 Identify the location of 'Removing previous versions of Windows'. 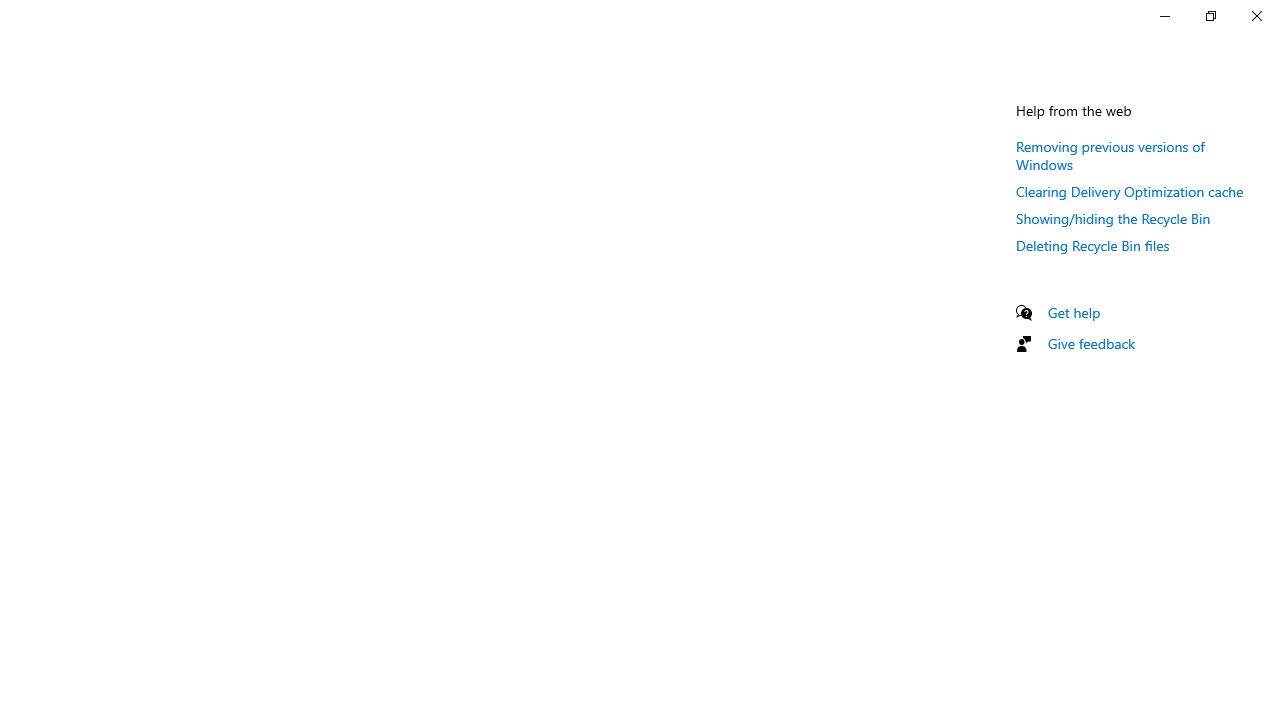
(1109, 154).